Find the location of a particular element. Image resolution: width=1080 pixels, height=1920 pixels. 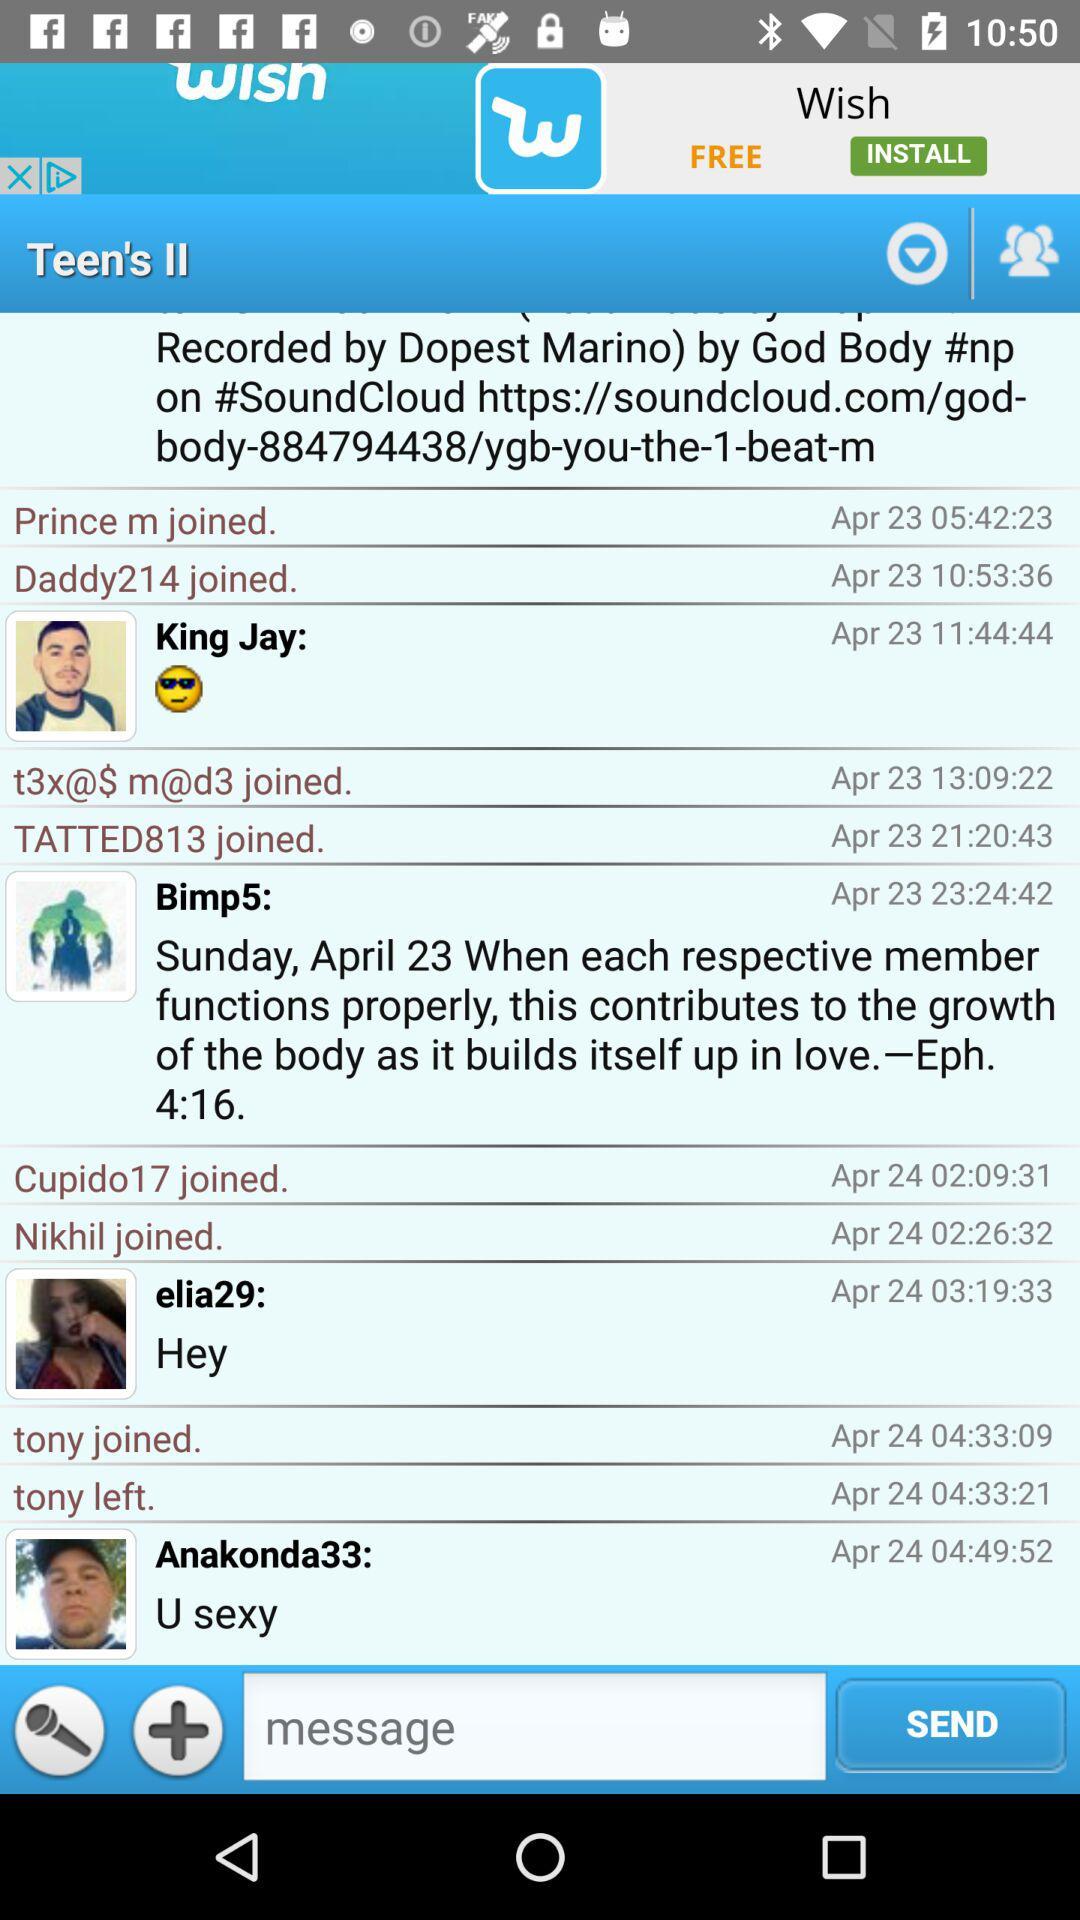

messege button is located at coordinates (533, 1730).